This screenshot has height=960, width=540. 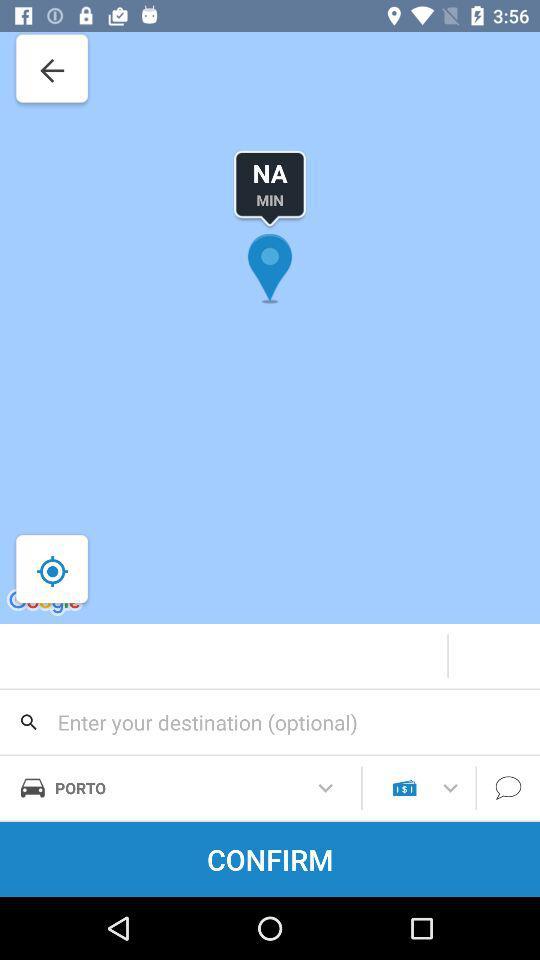 I want to click on the chat icon, so click(x=508, y=788).